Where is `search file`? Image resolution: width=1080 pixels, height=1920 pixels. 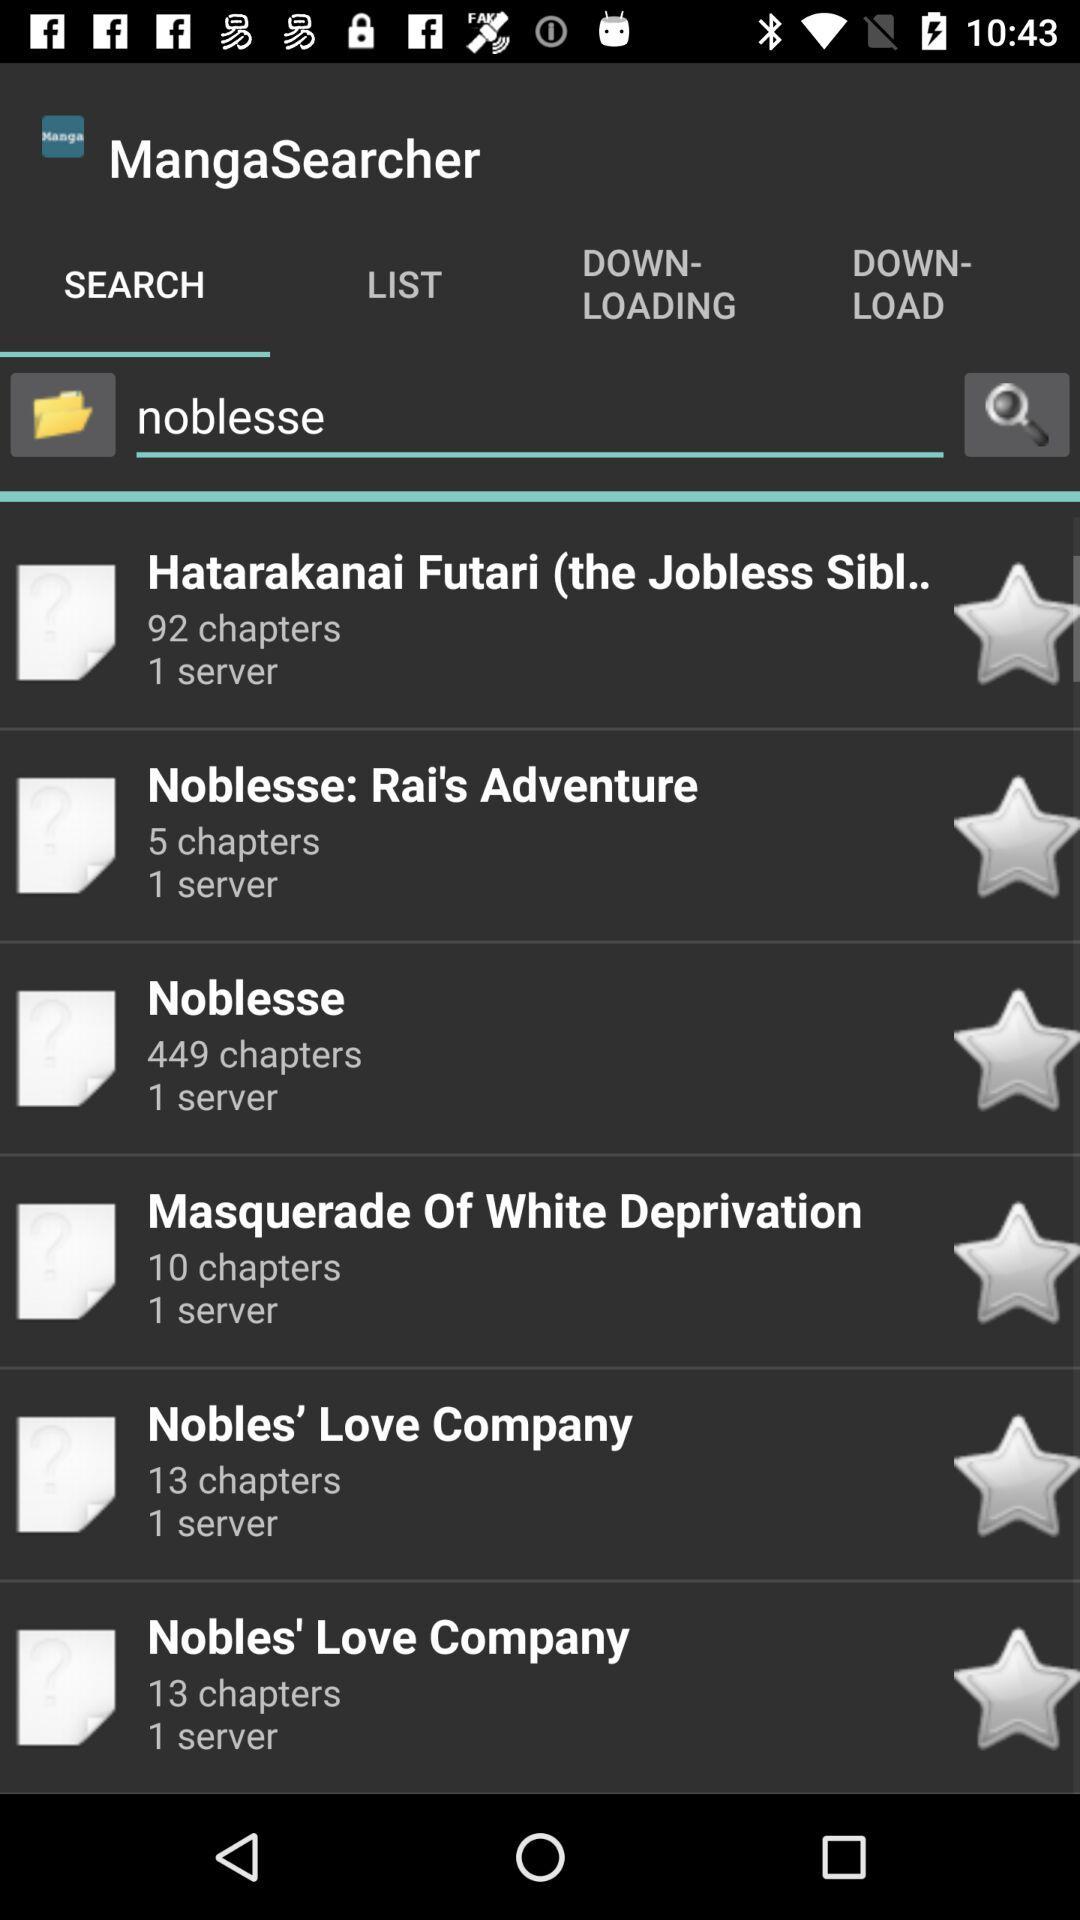
search file is located at coordinates (1017, 413).